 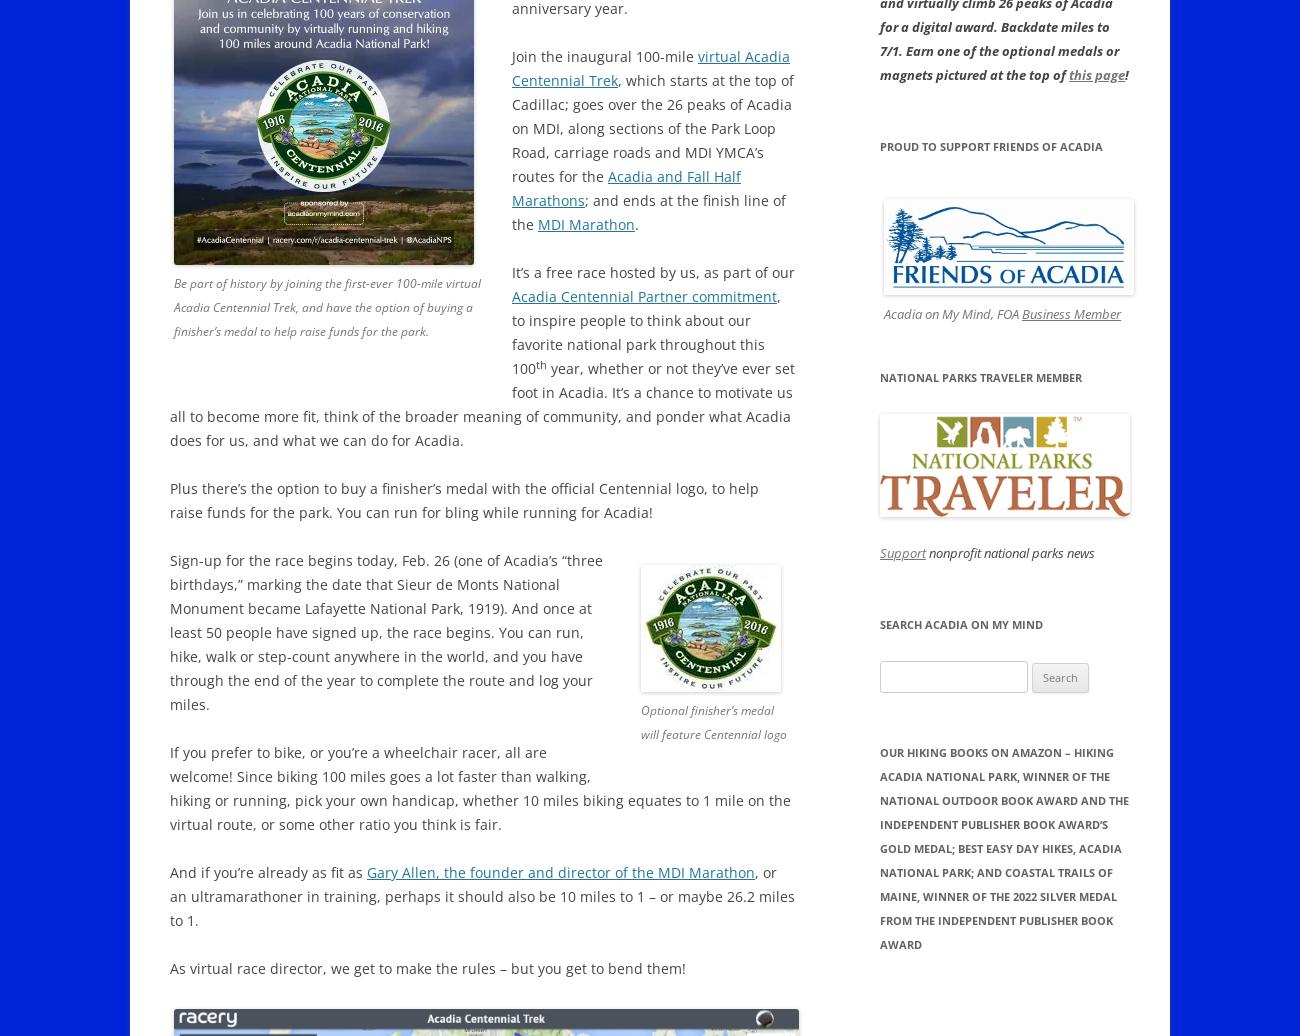 I want to click on 'Be part of history by joining the first-ever 100-mile virtual Acadia Centennial Trek, and have the option of buying a finisher’s medal to help raise funds for the park.', so click(x=326, y=307).